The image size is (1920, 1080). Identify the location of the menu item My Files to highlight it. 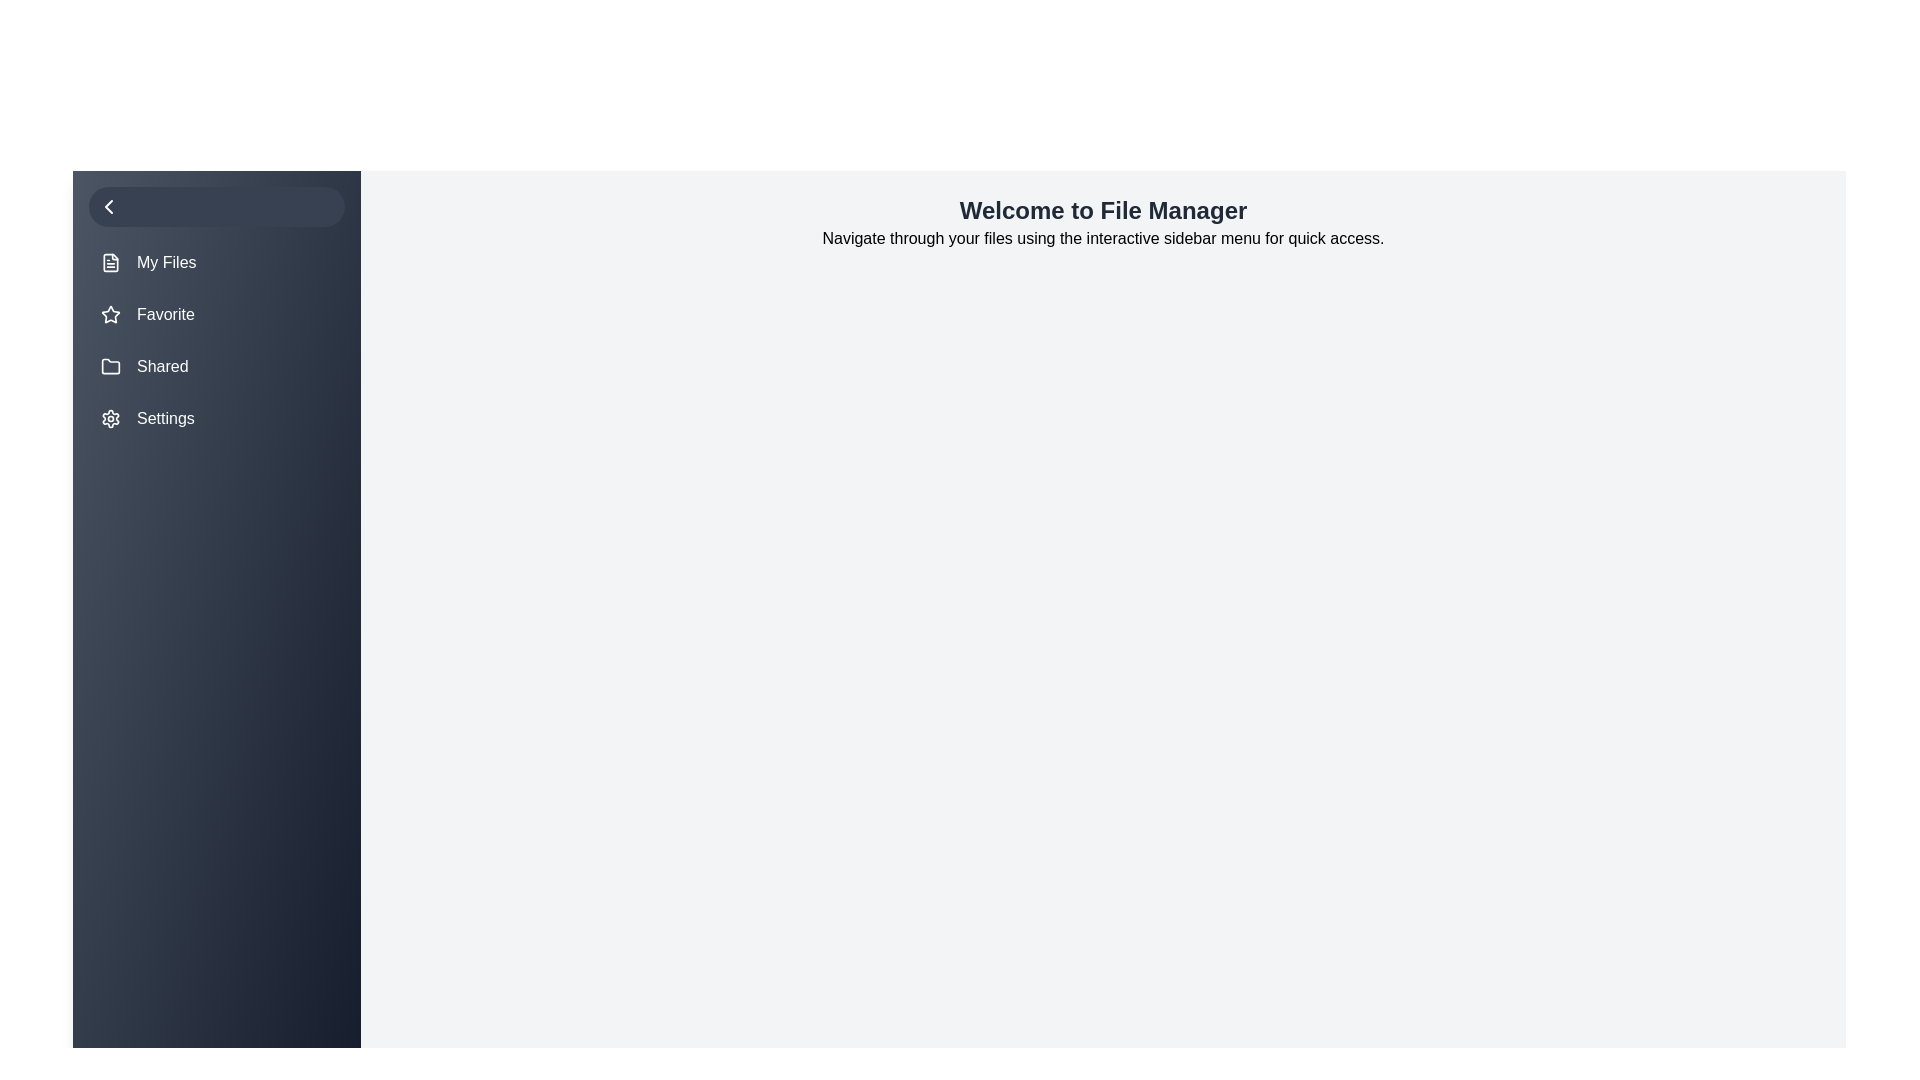
(216, 261).